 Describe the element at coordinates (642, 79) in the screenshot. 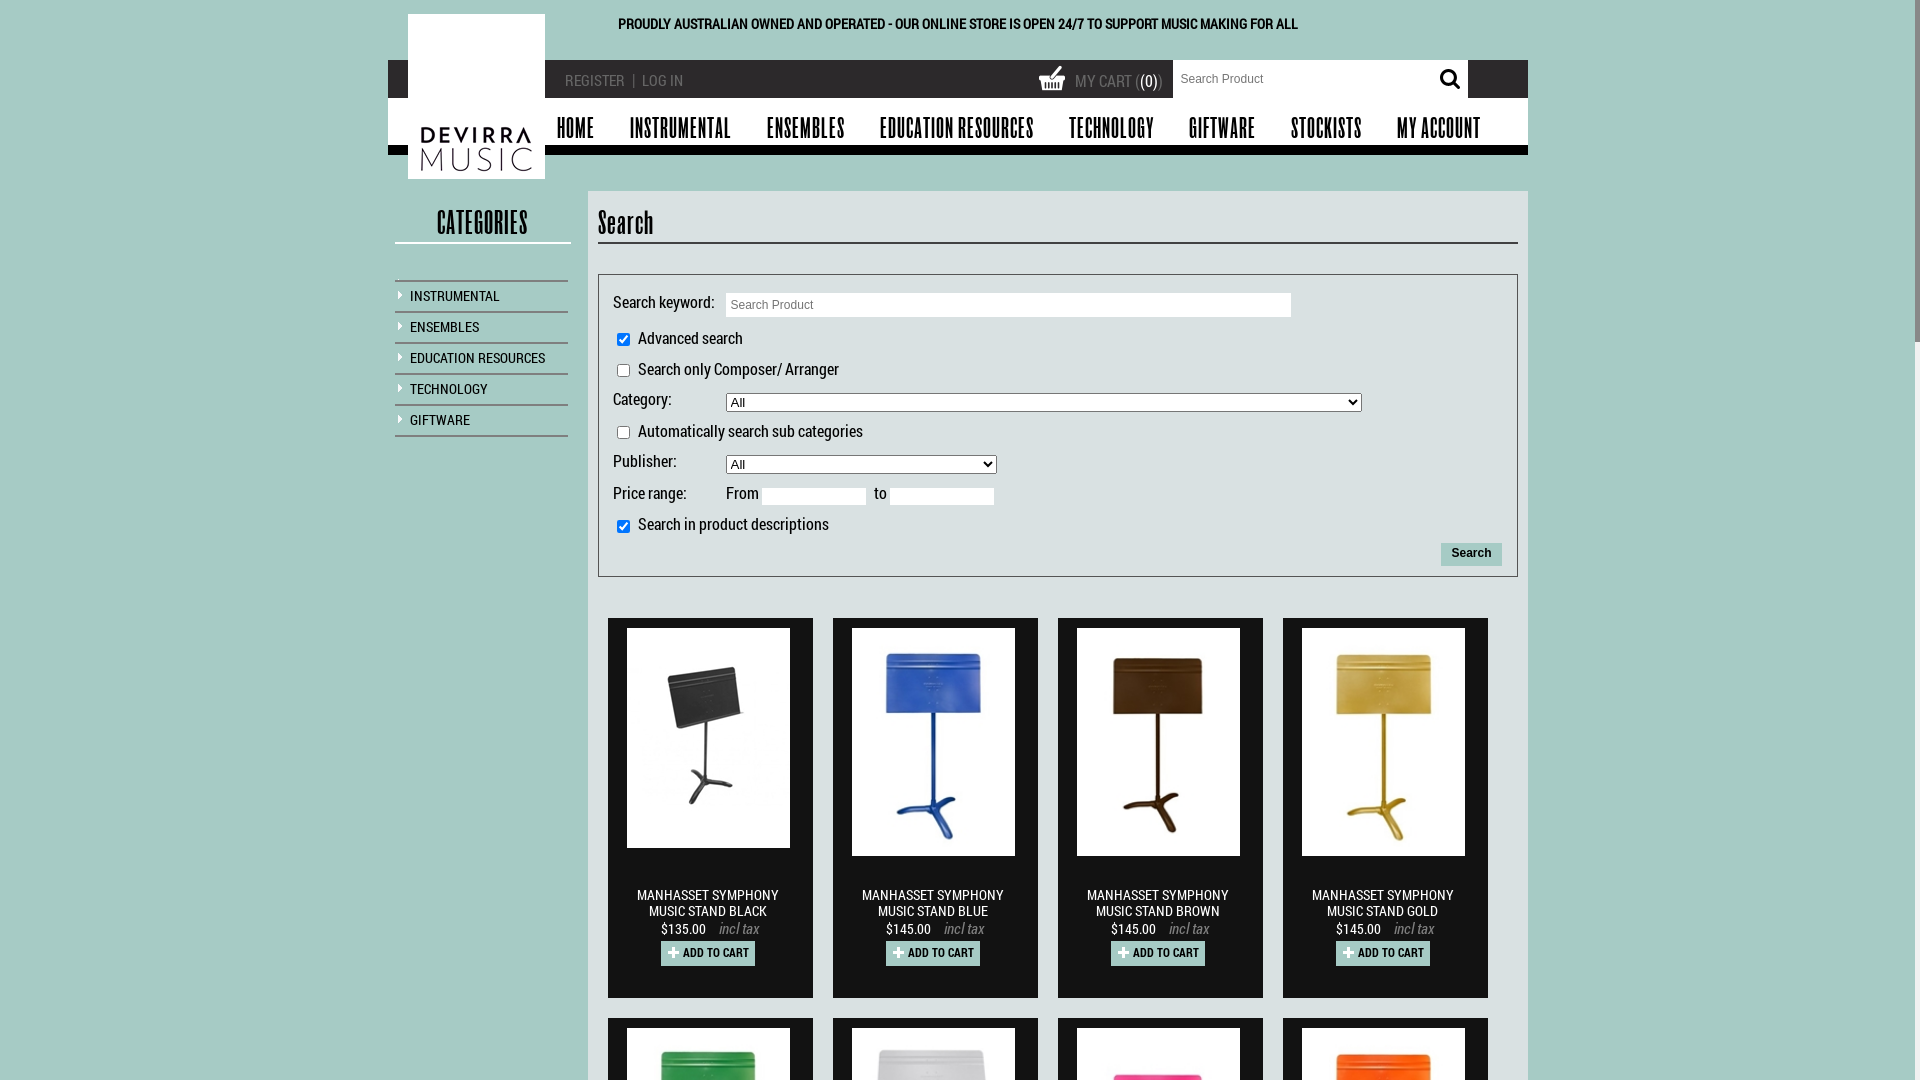

I see `'LOG IN'` at that location.